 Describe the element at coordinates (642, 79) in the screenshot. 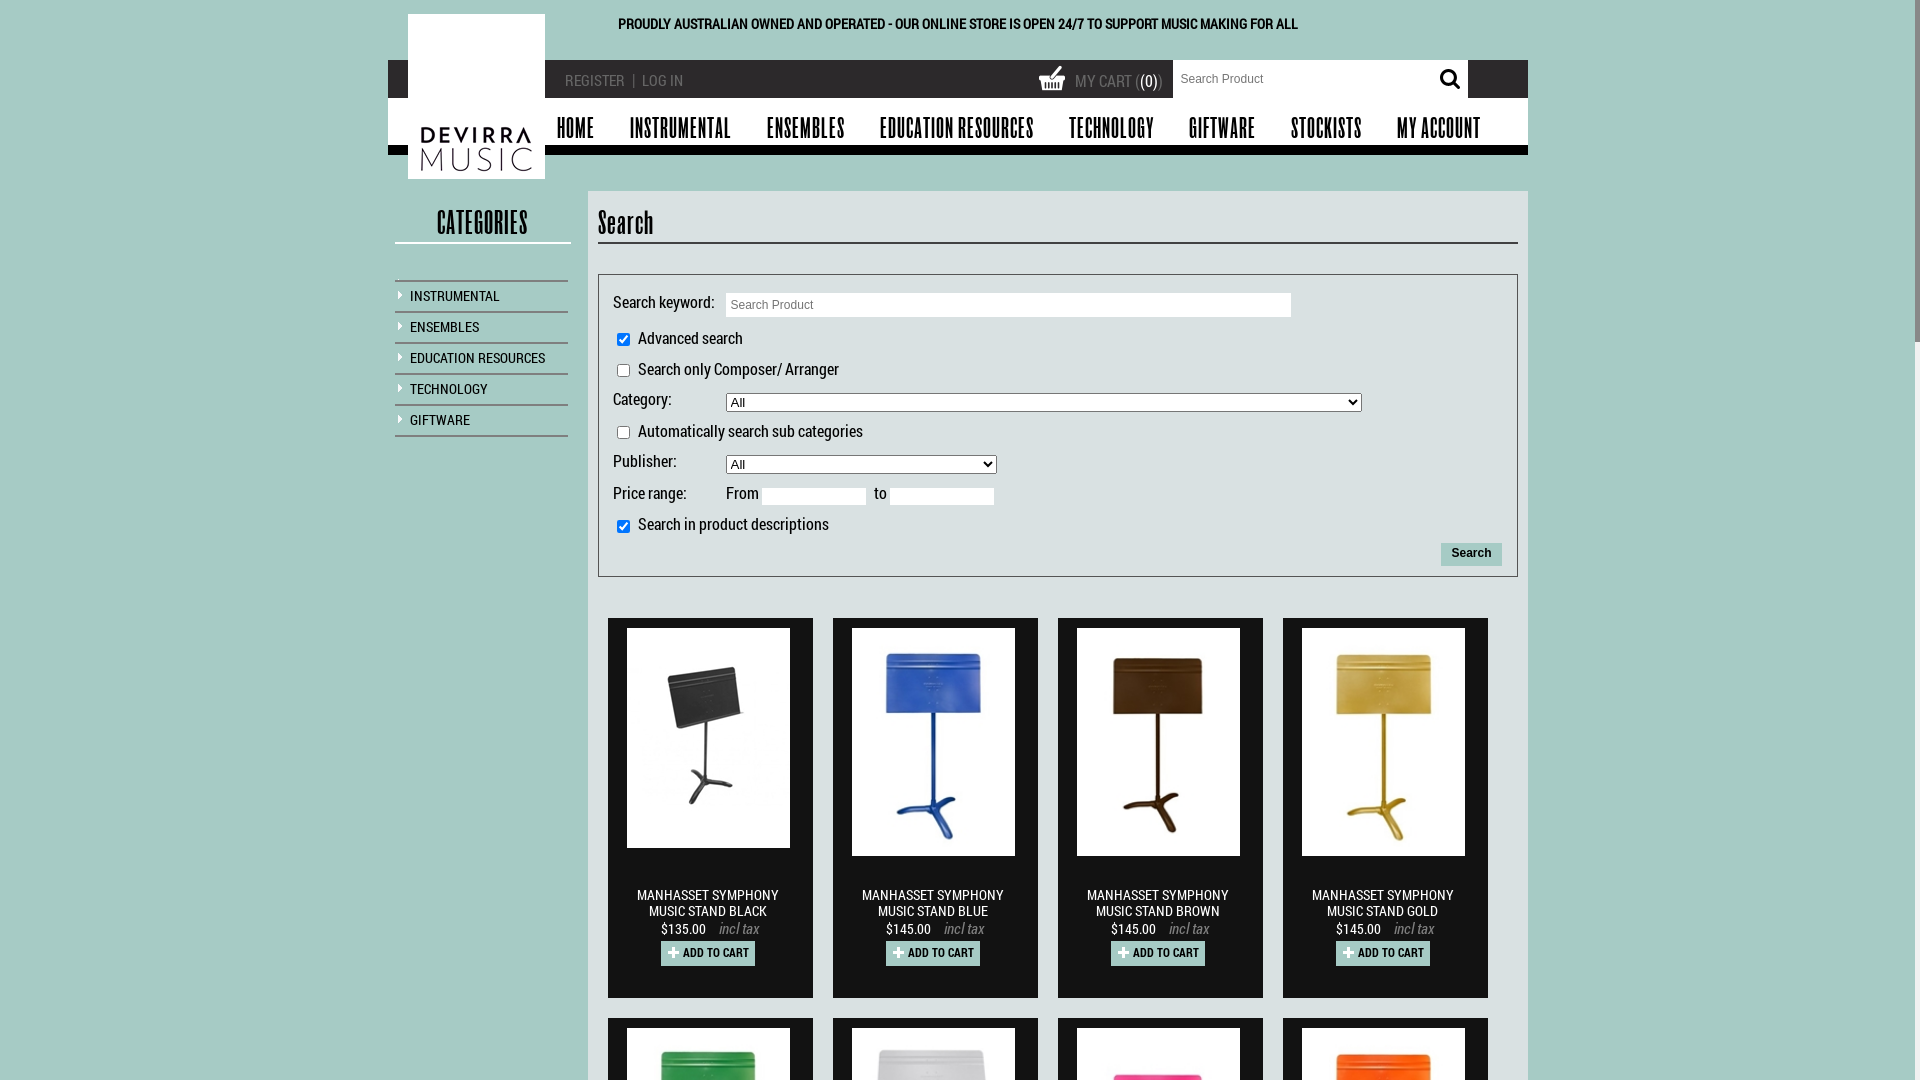

I see `'LOG IN'` at that location.